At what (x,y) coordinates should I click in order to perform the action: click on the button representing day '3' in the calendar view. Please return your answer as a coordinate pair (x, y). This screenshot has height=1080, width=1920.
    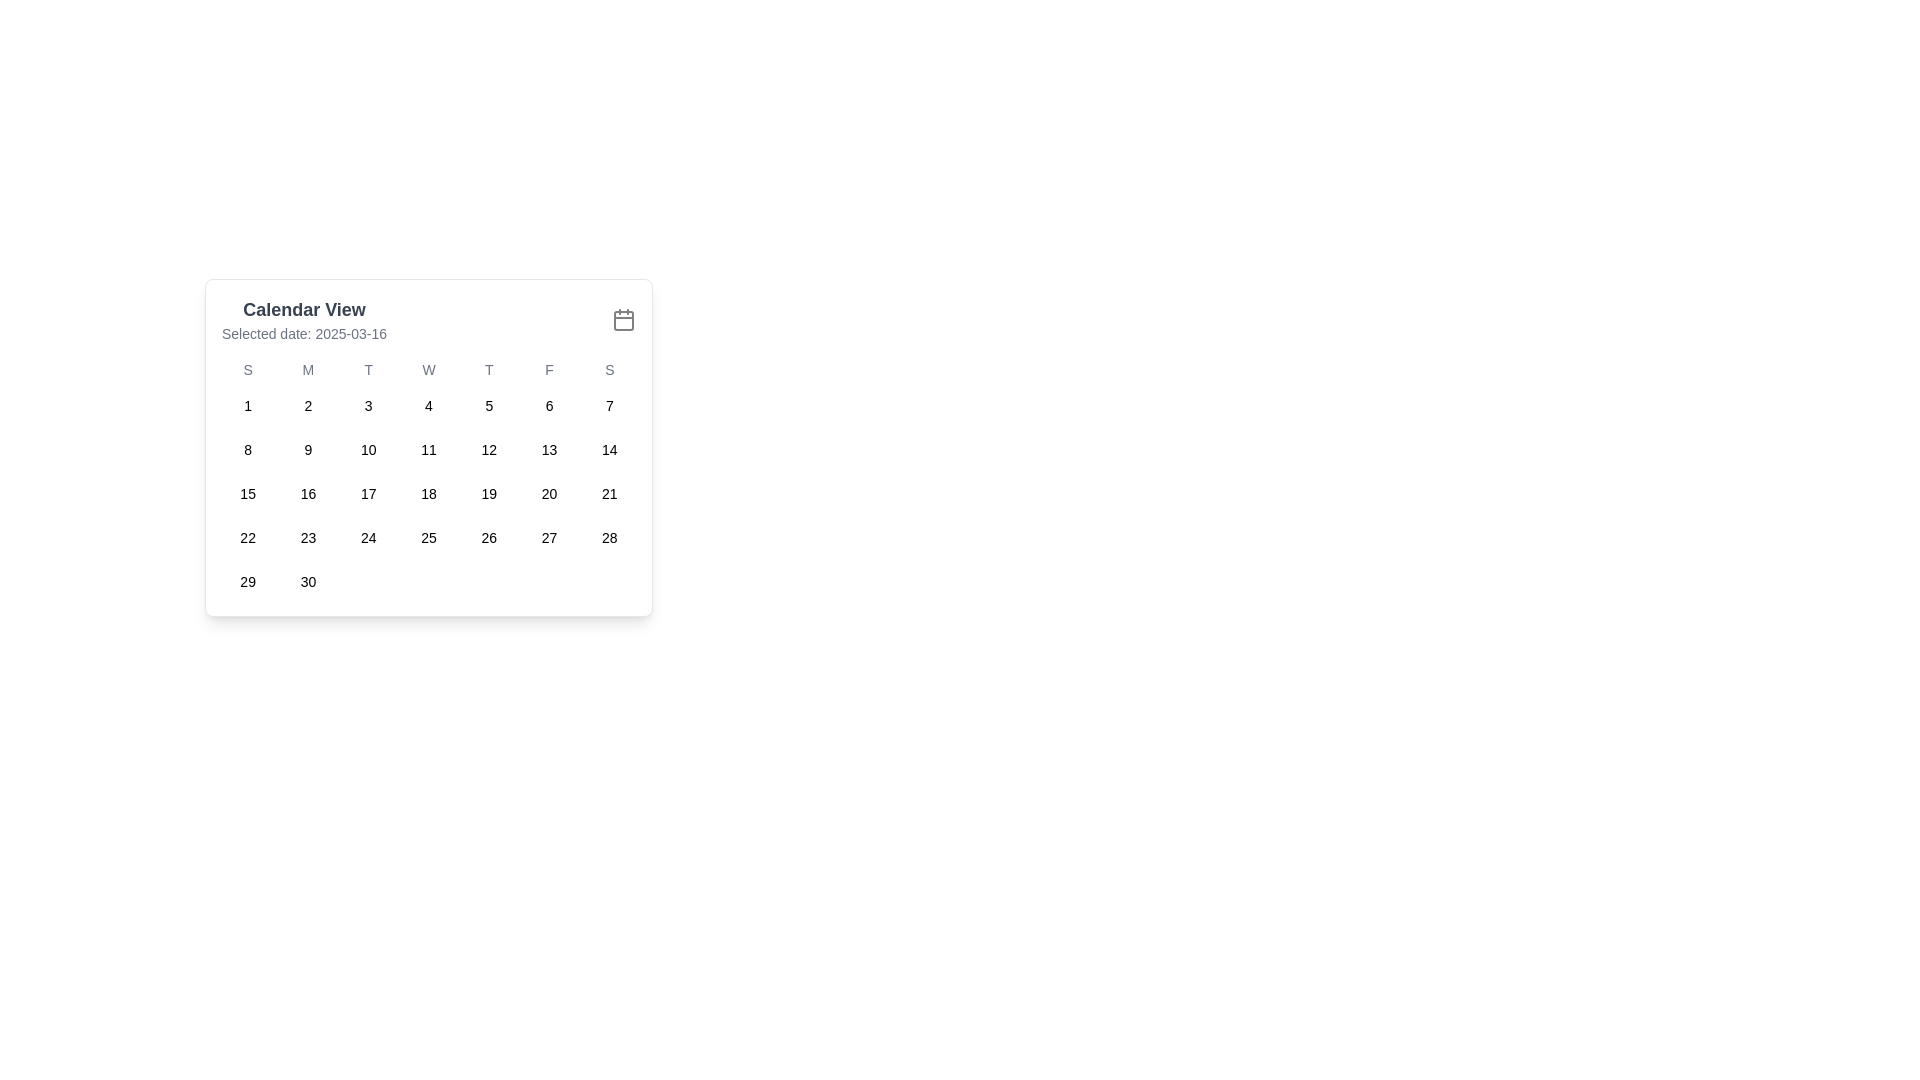
    Looking at the image, I should click on (368, 405).